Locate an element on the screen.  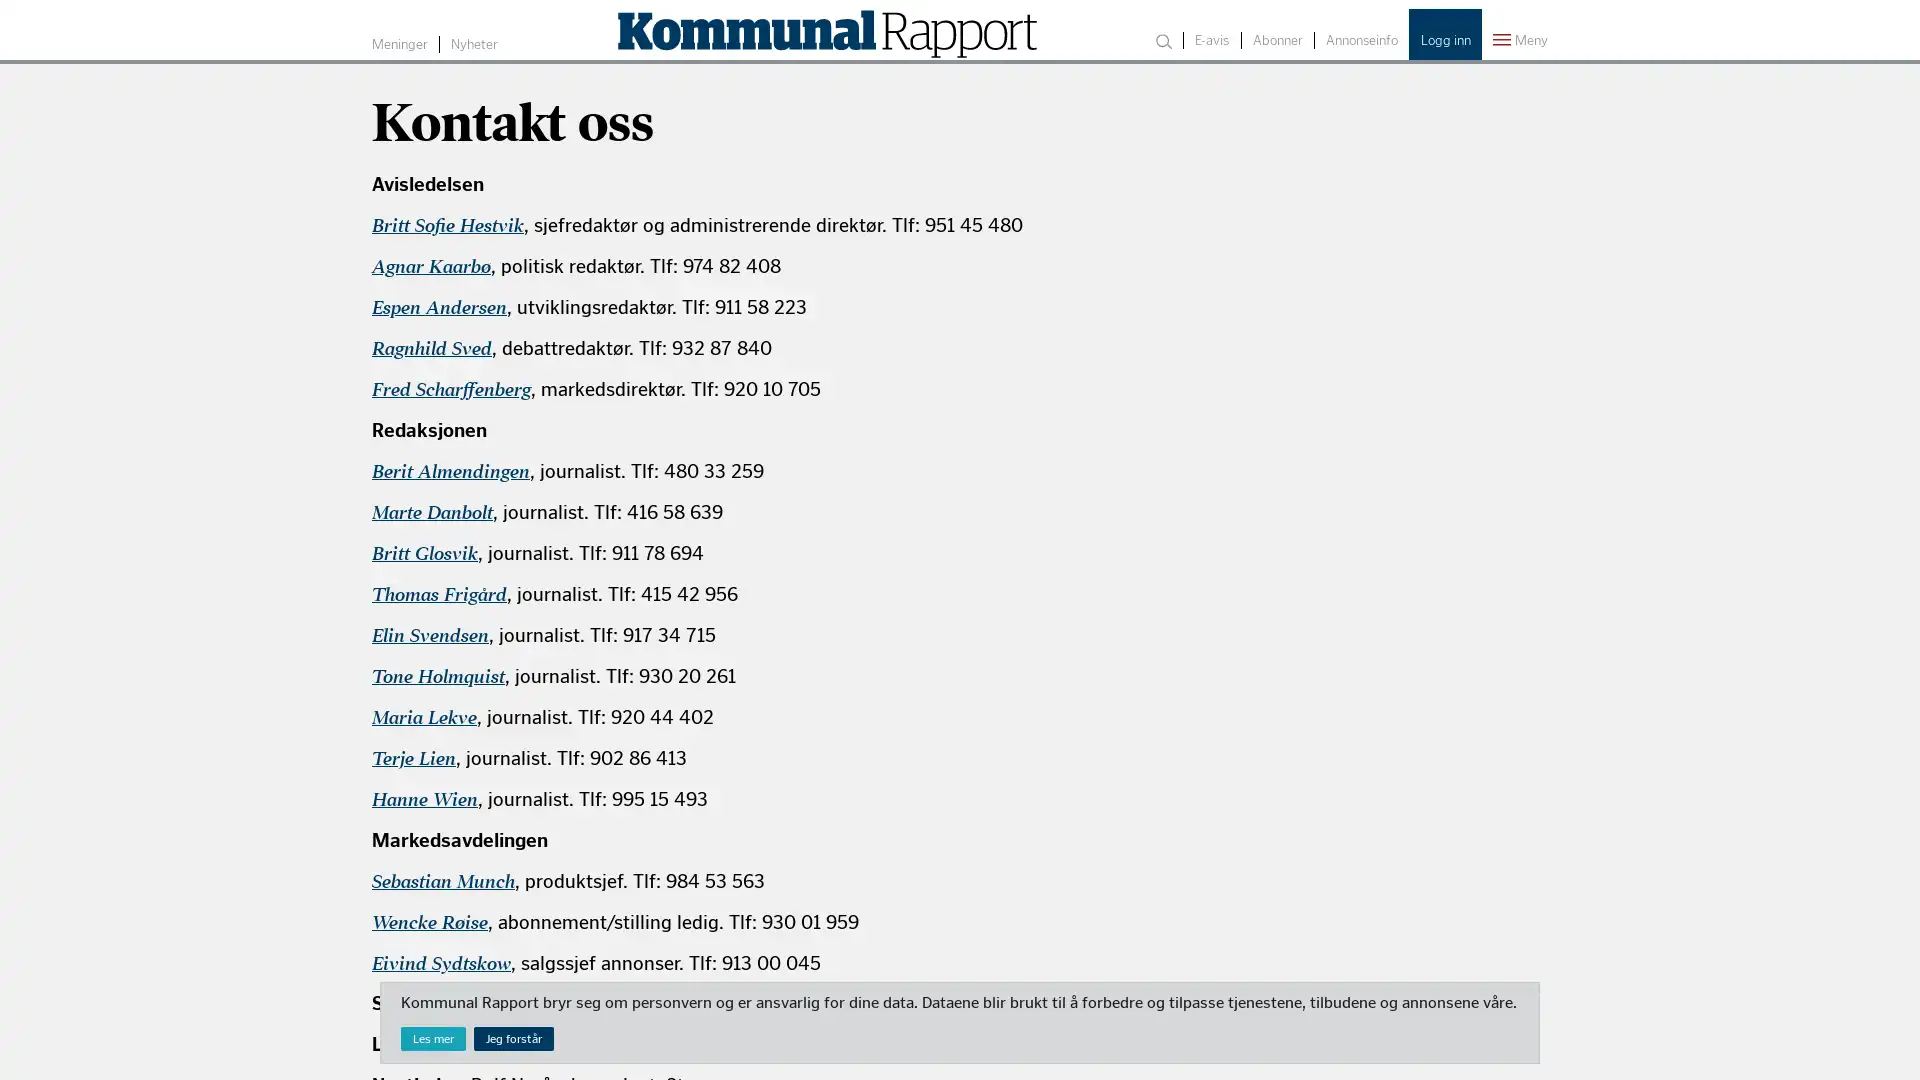
Jeg forstar is located at coordinates (513, 1037).